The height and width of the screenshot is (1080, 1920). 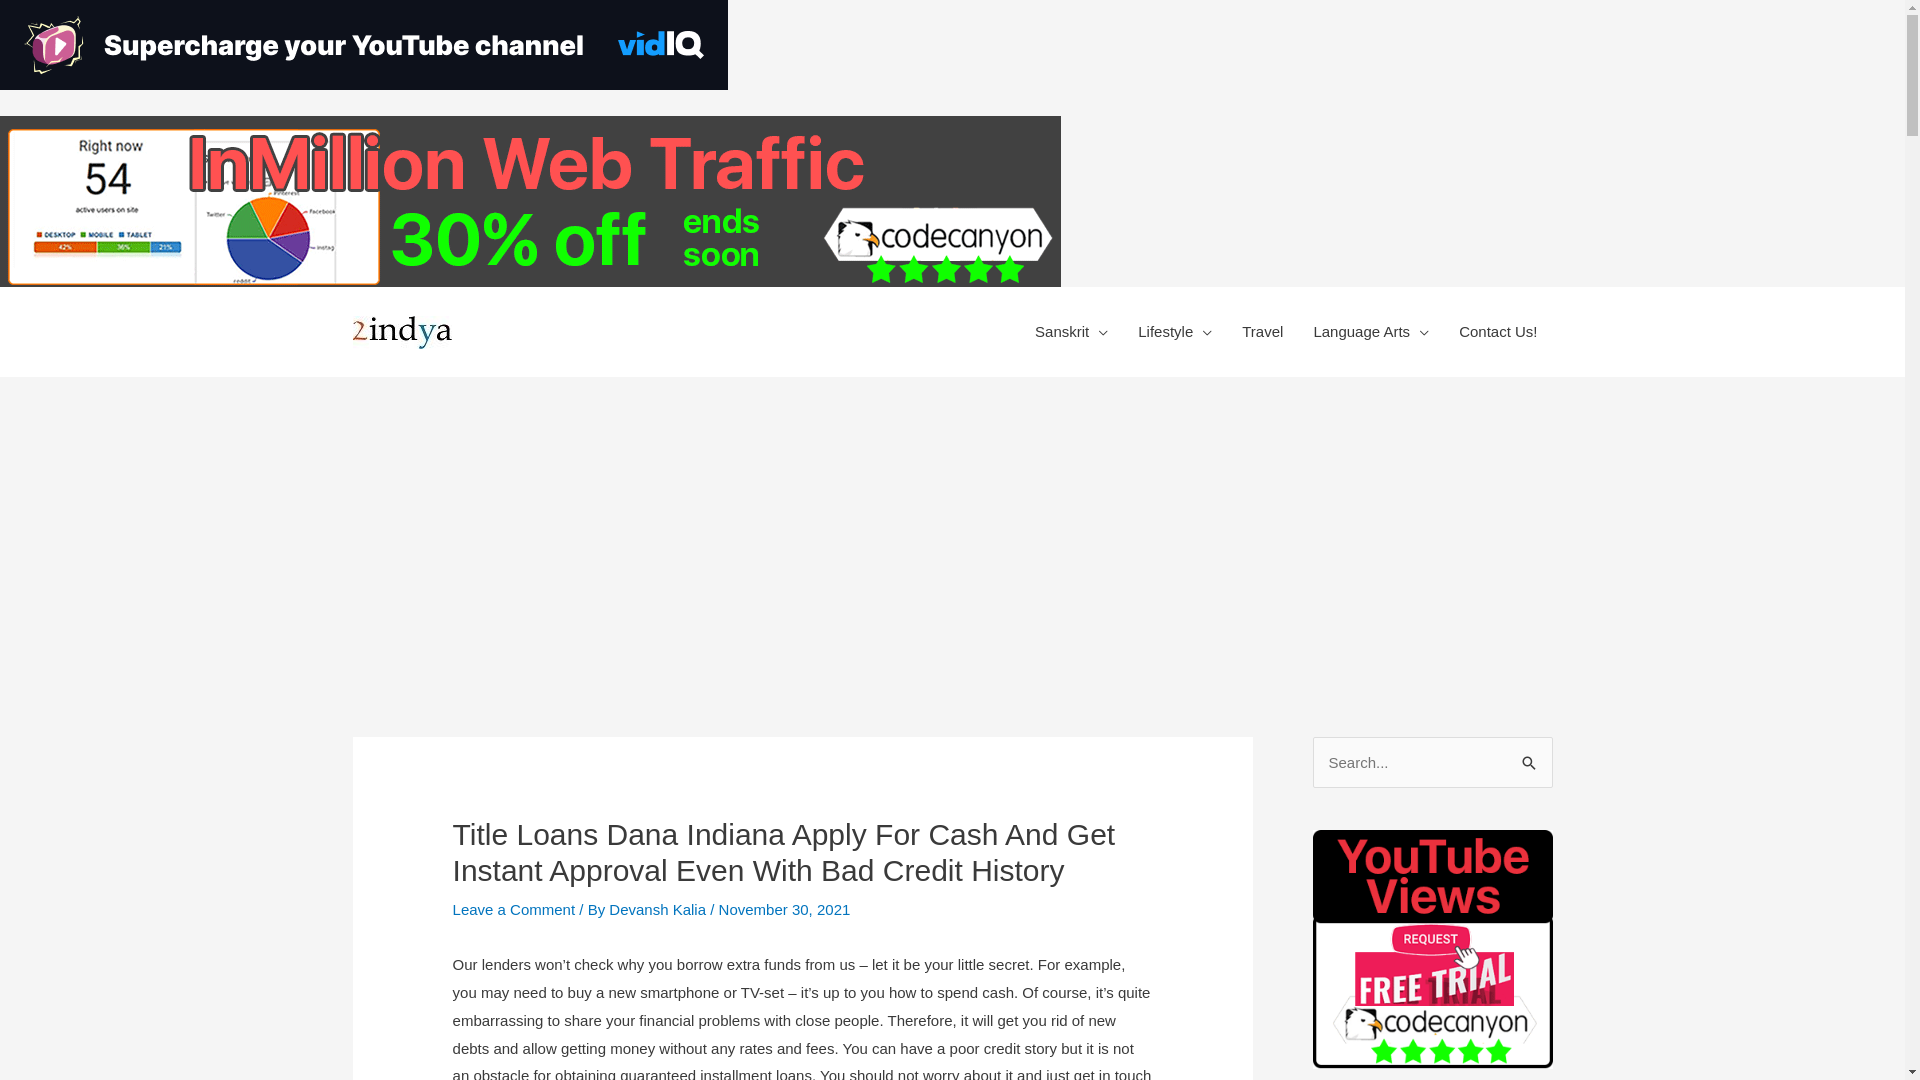 What do you see at coordinates (1497, 330) in the screenshot?
I see `'Contact Us!'` at bounding box center [1497, 330].